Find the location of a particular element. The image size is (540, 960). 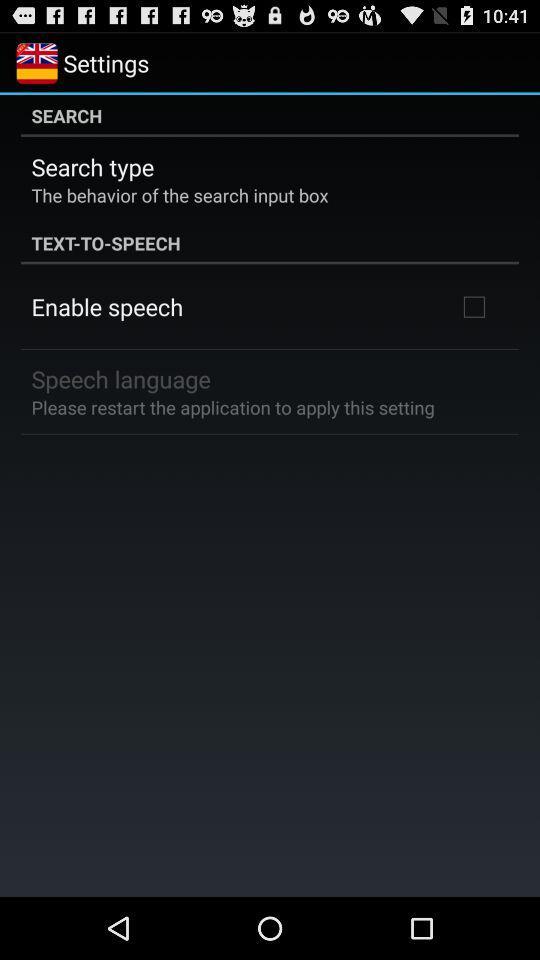

please restart the is located at coordinates (232, 406).